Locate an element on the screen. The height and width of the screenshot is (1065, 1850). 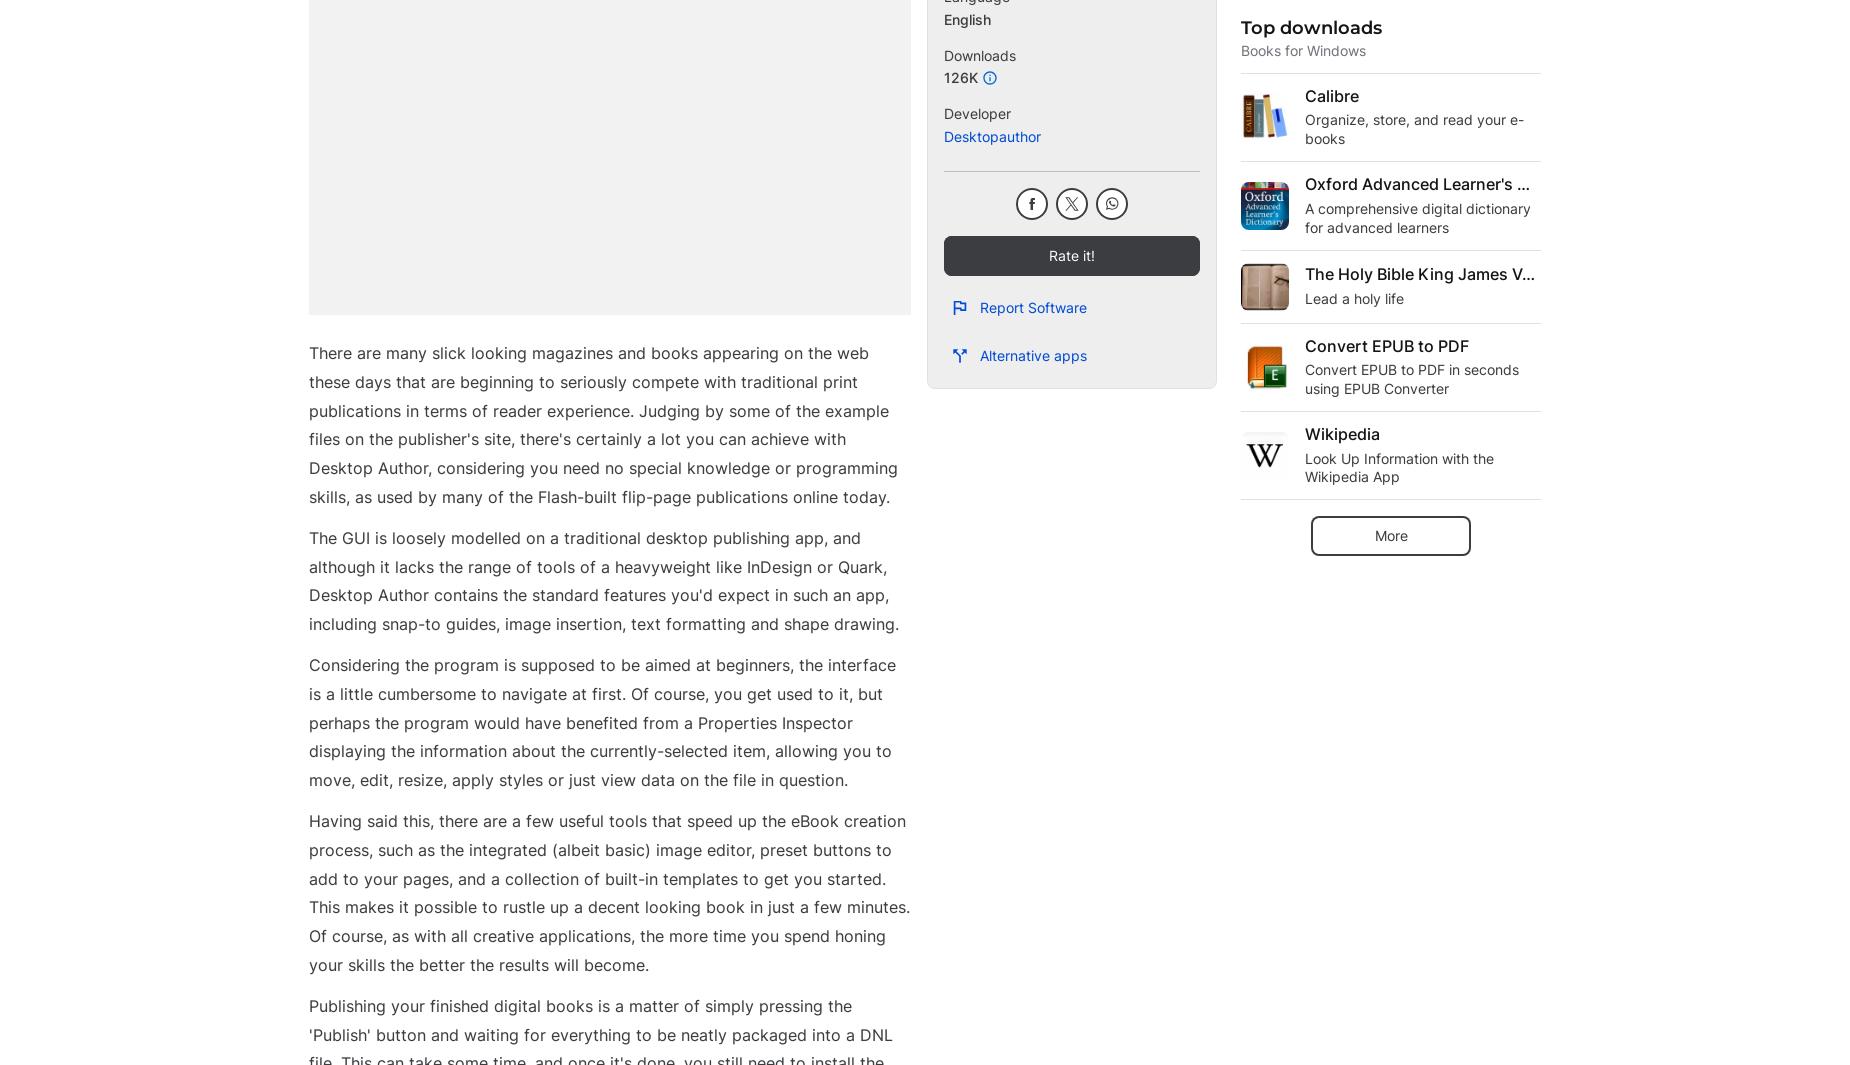
'Laws concerning the use of this software vary from country to country. We do not encourage or condone the use of this program if it is in violation of these laws.' is located at coordinates (916, 826).